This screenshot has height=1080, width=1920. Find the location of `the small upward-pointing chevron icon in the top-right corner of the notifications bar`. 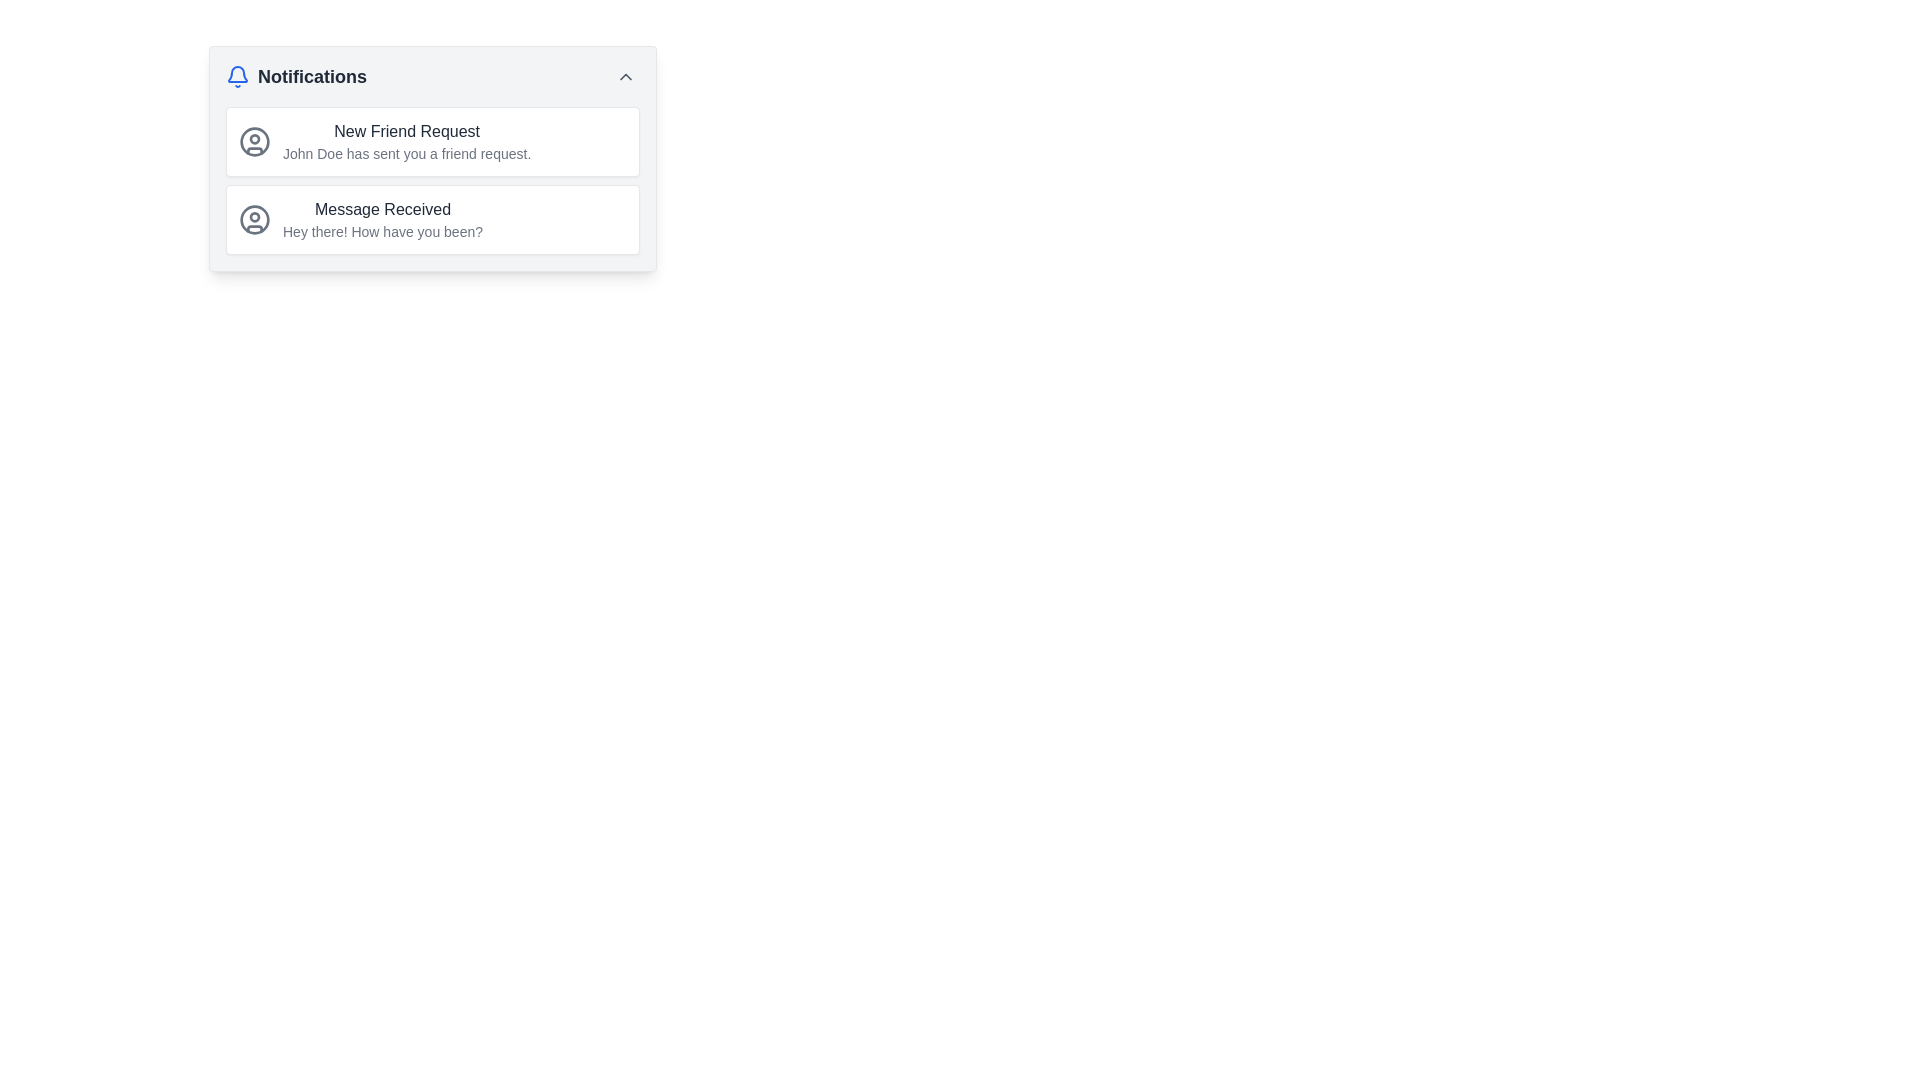

the small upward-pointing chevron icon in the top-right corner of the notifications bar is located at coordinates (624, 76).